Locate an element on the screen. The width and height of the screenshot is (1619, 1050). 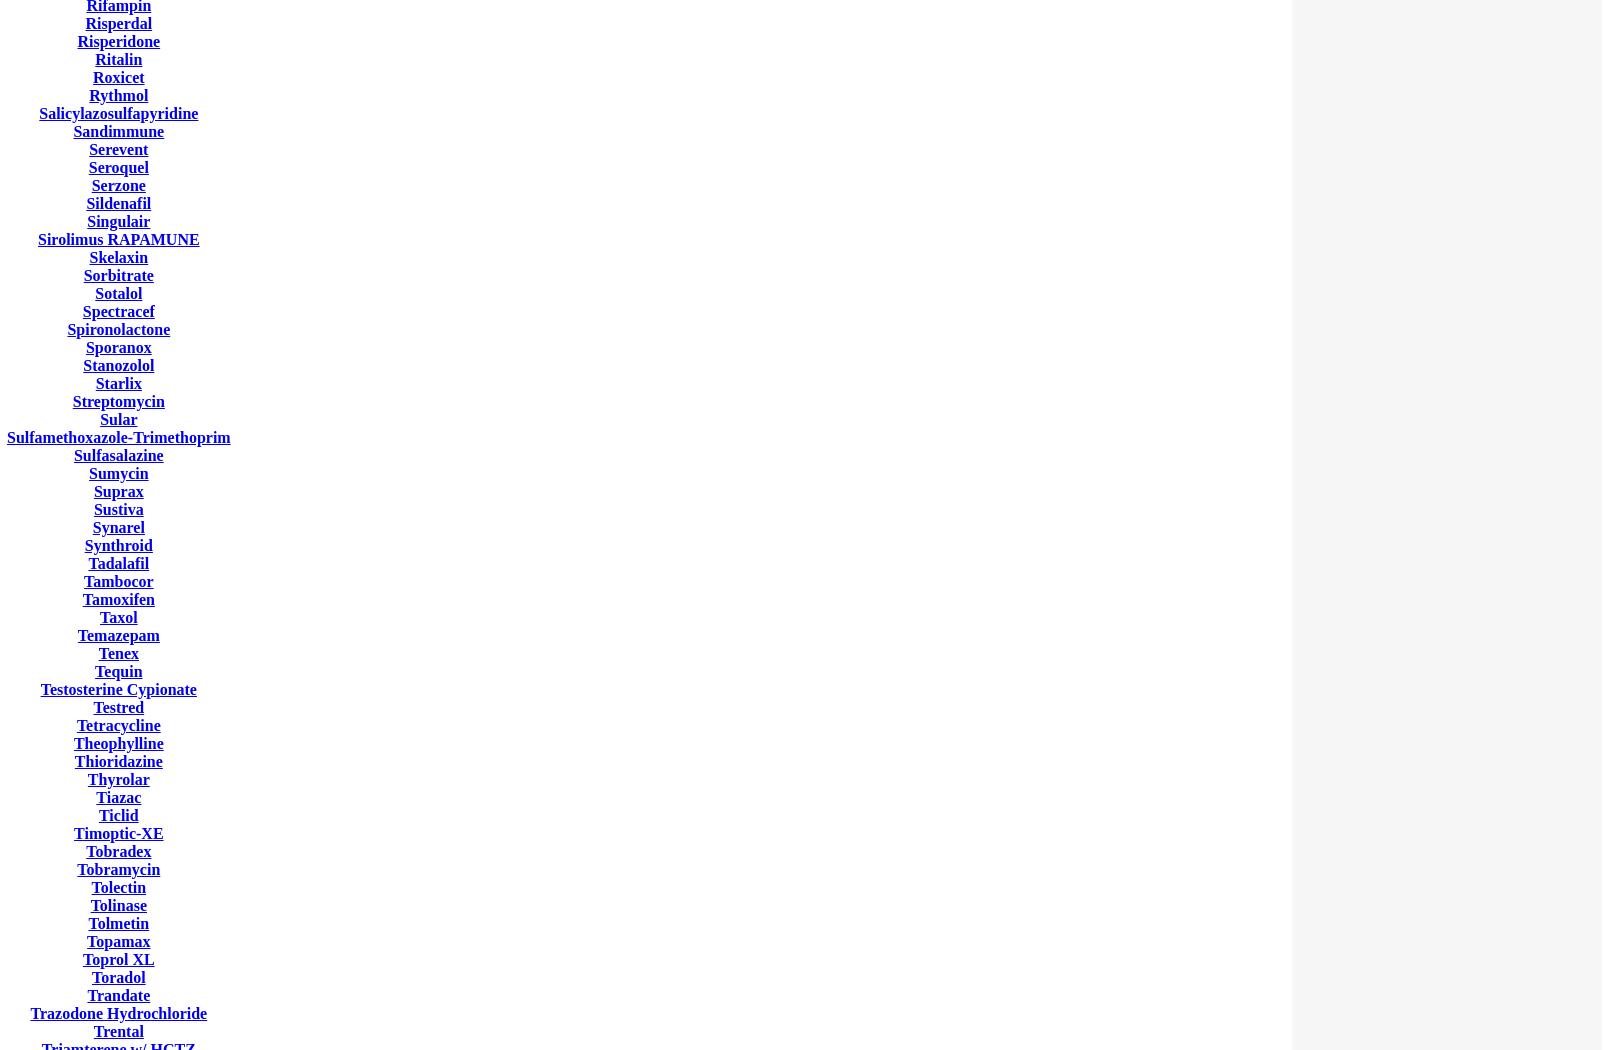
'Skelaxin' is located at coordinates (89, 257).